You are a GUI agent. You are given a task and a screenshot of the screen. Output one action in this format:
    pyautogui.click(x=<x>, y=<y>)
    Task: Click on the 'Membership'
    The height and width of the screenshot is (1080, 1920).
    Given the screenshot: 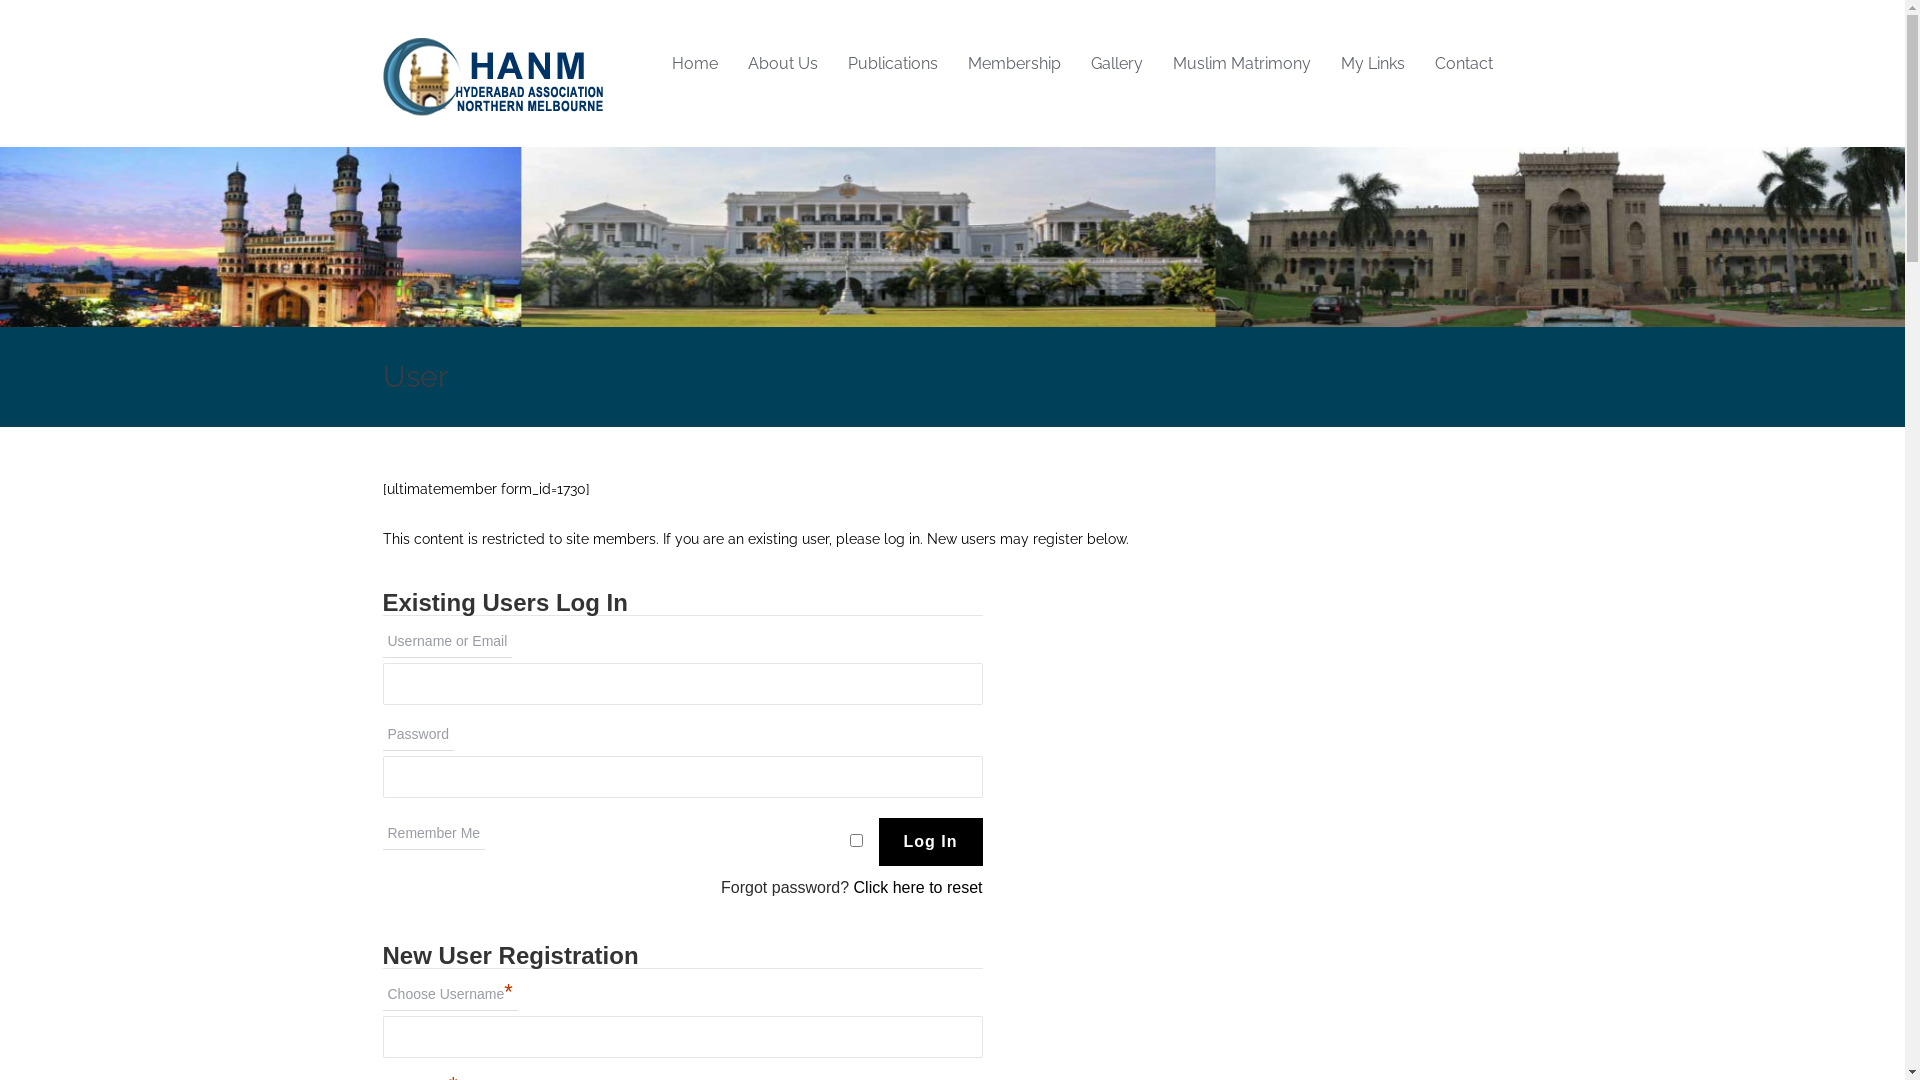 What is the action you would take?
    pyautogui.click(x=1013, y=63)
    